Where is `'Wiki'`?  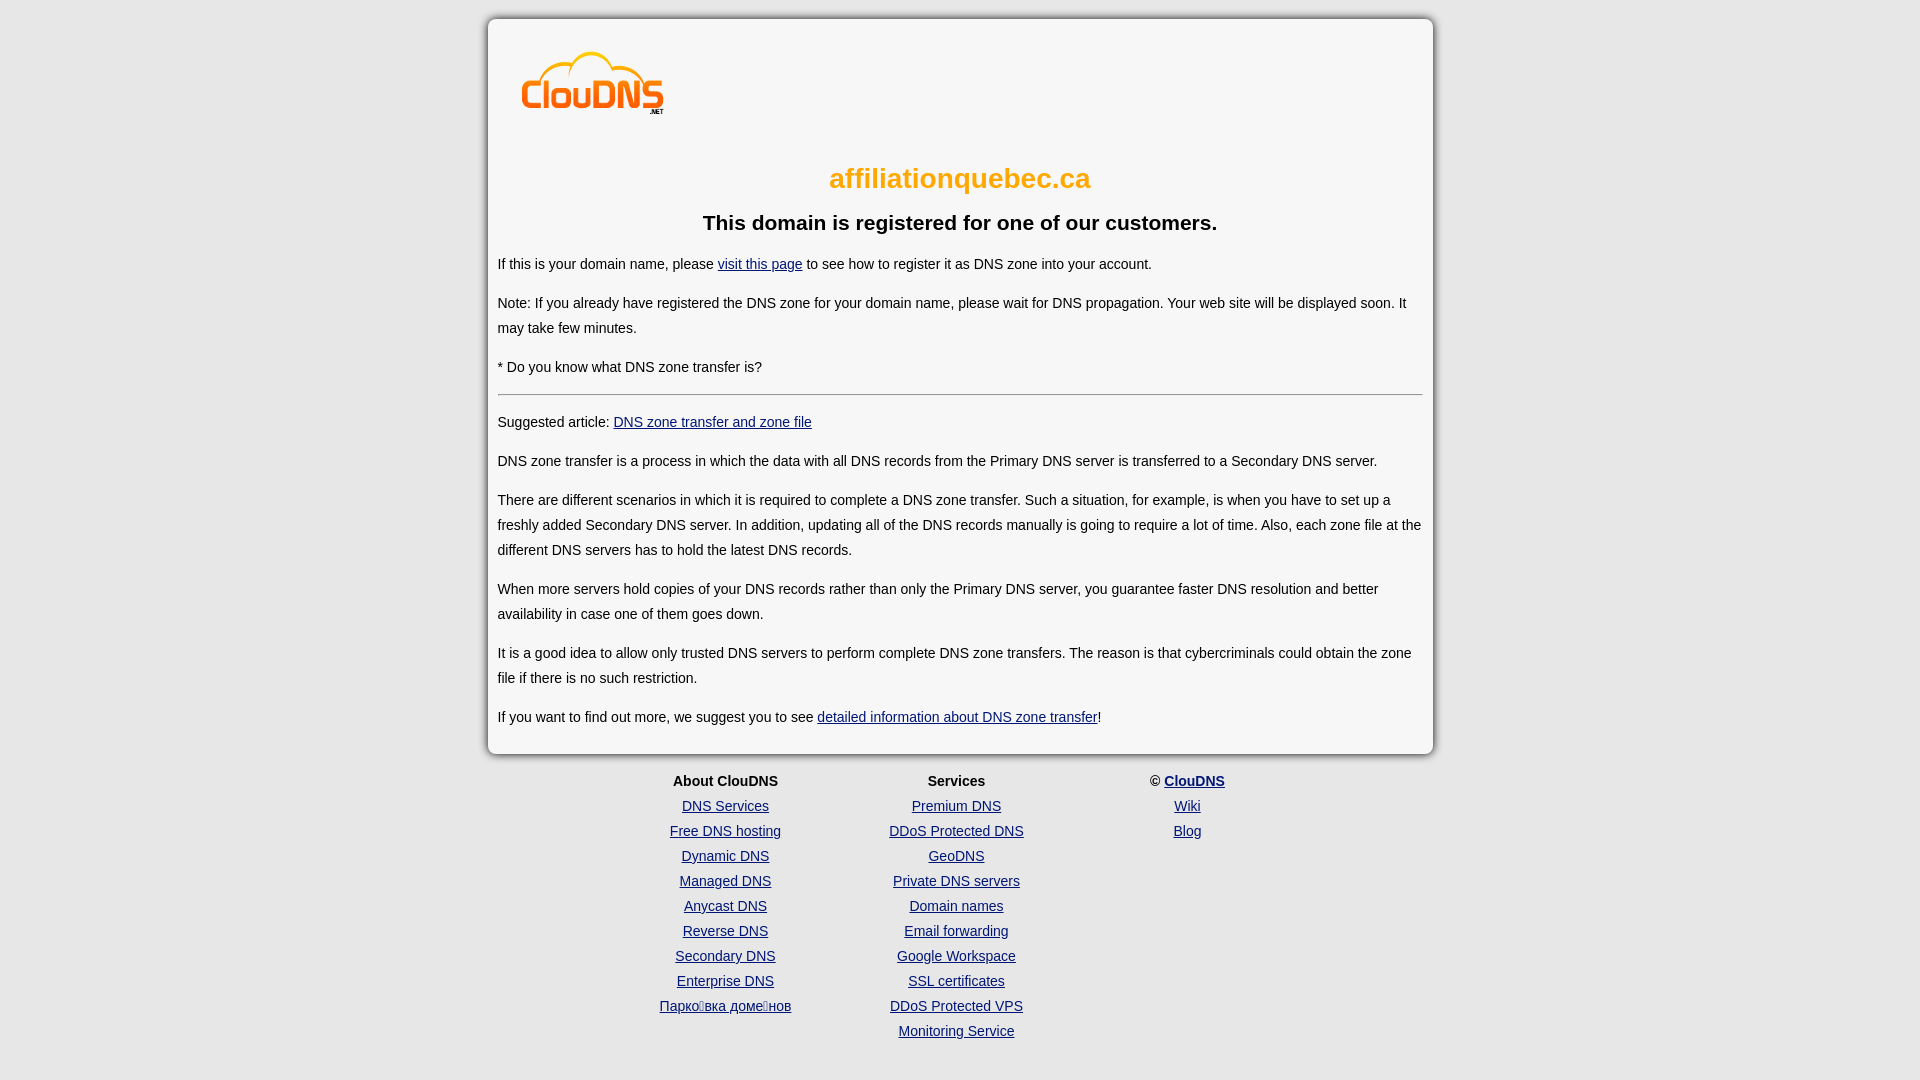
'Wiki' is located at coordinates (1186, 805).